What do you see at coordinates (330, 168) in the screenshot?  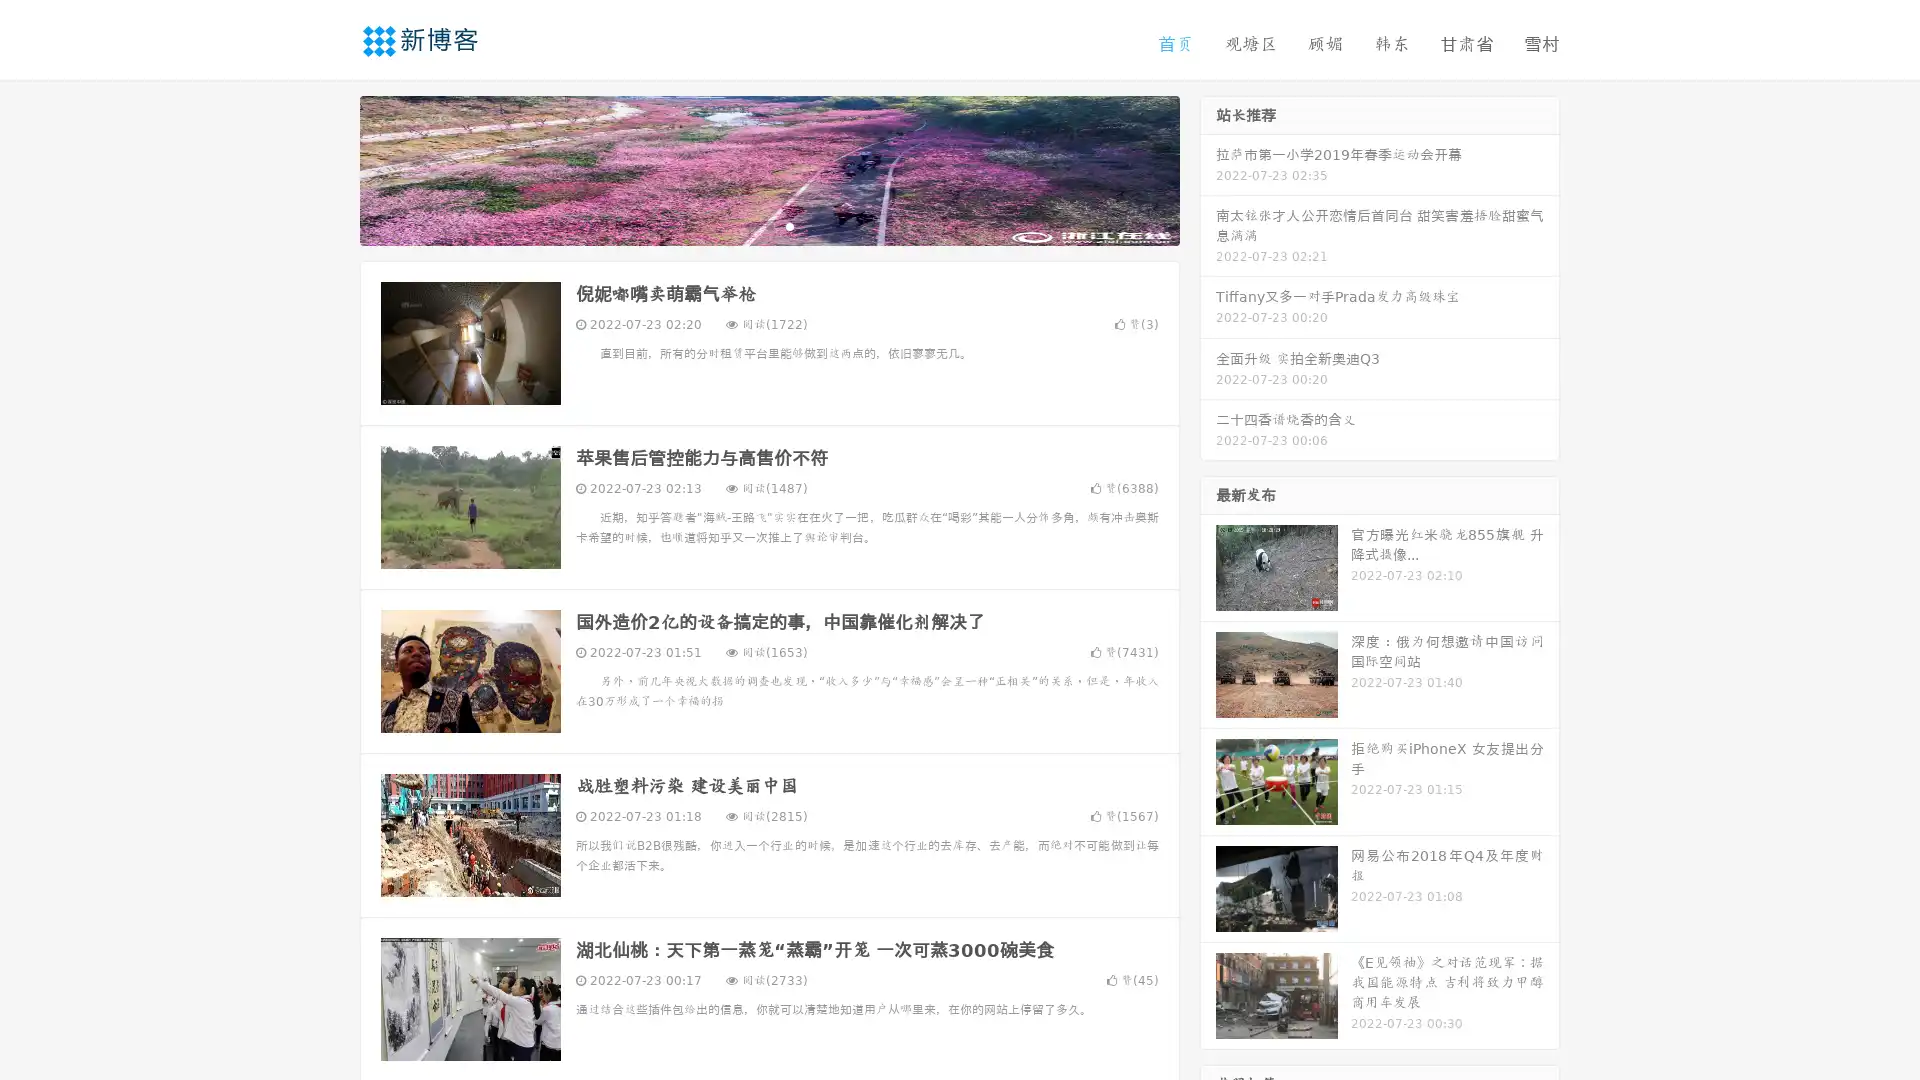 I see `Previous slide` at bounding box center [330, 168].